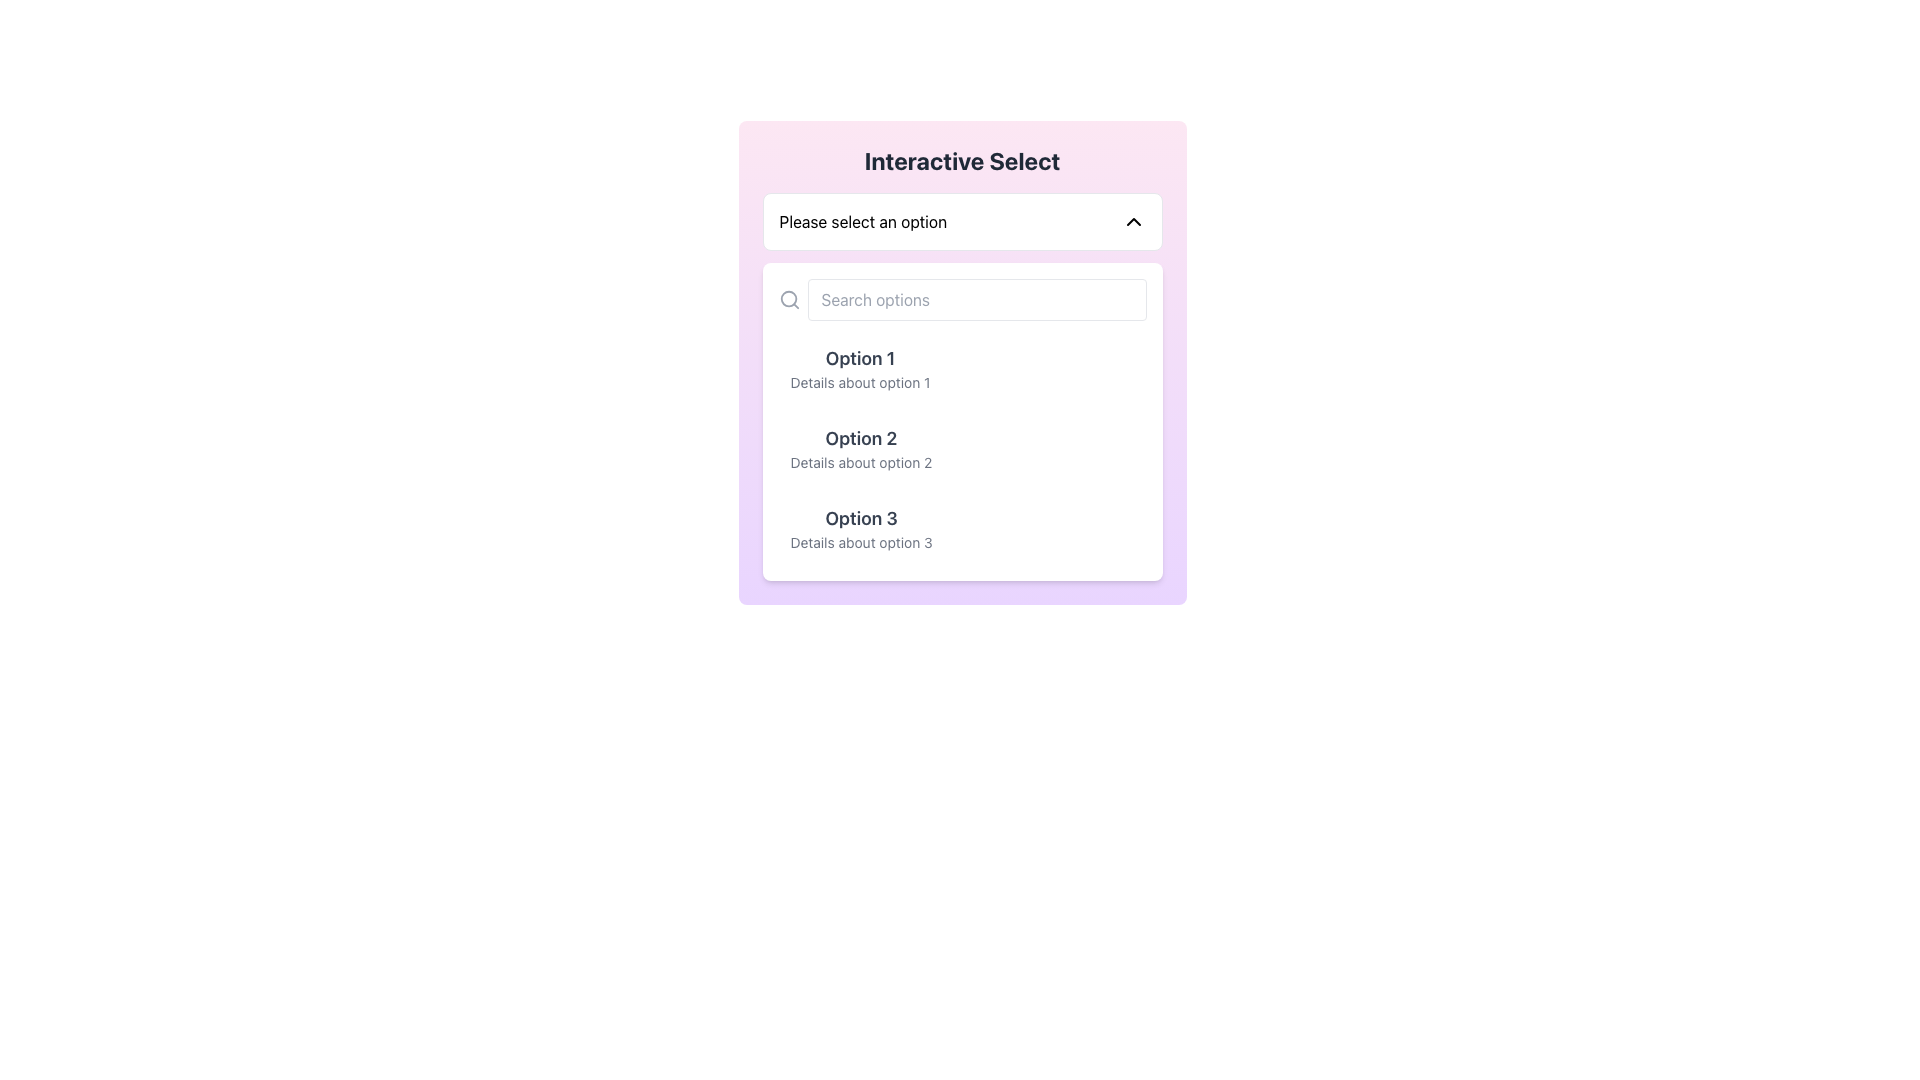  What do you see at coordinates (861, 447) in the screenshot?
I see `the List item labeled 'Option 2' within the dropdown, which contains the description 'Details about option 2'` at bounding box center [861, 447].